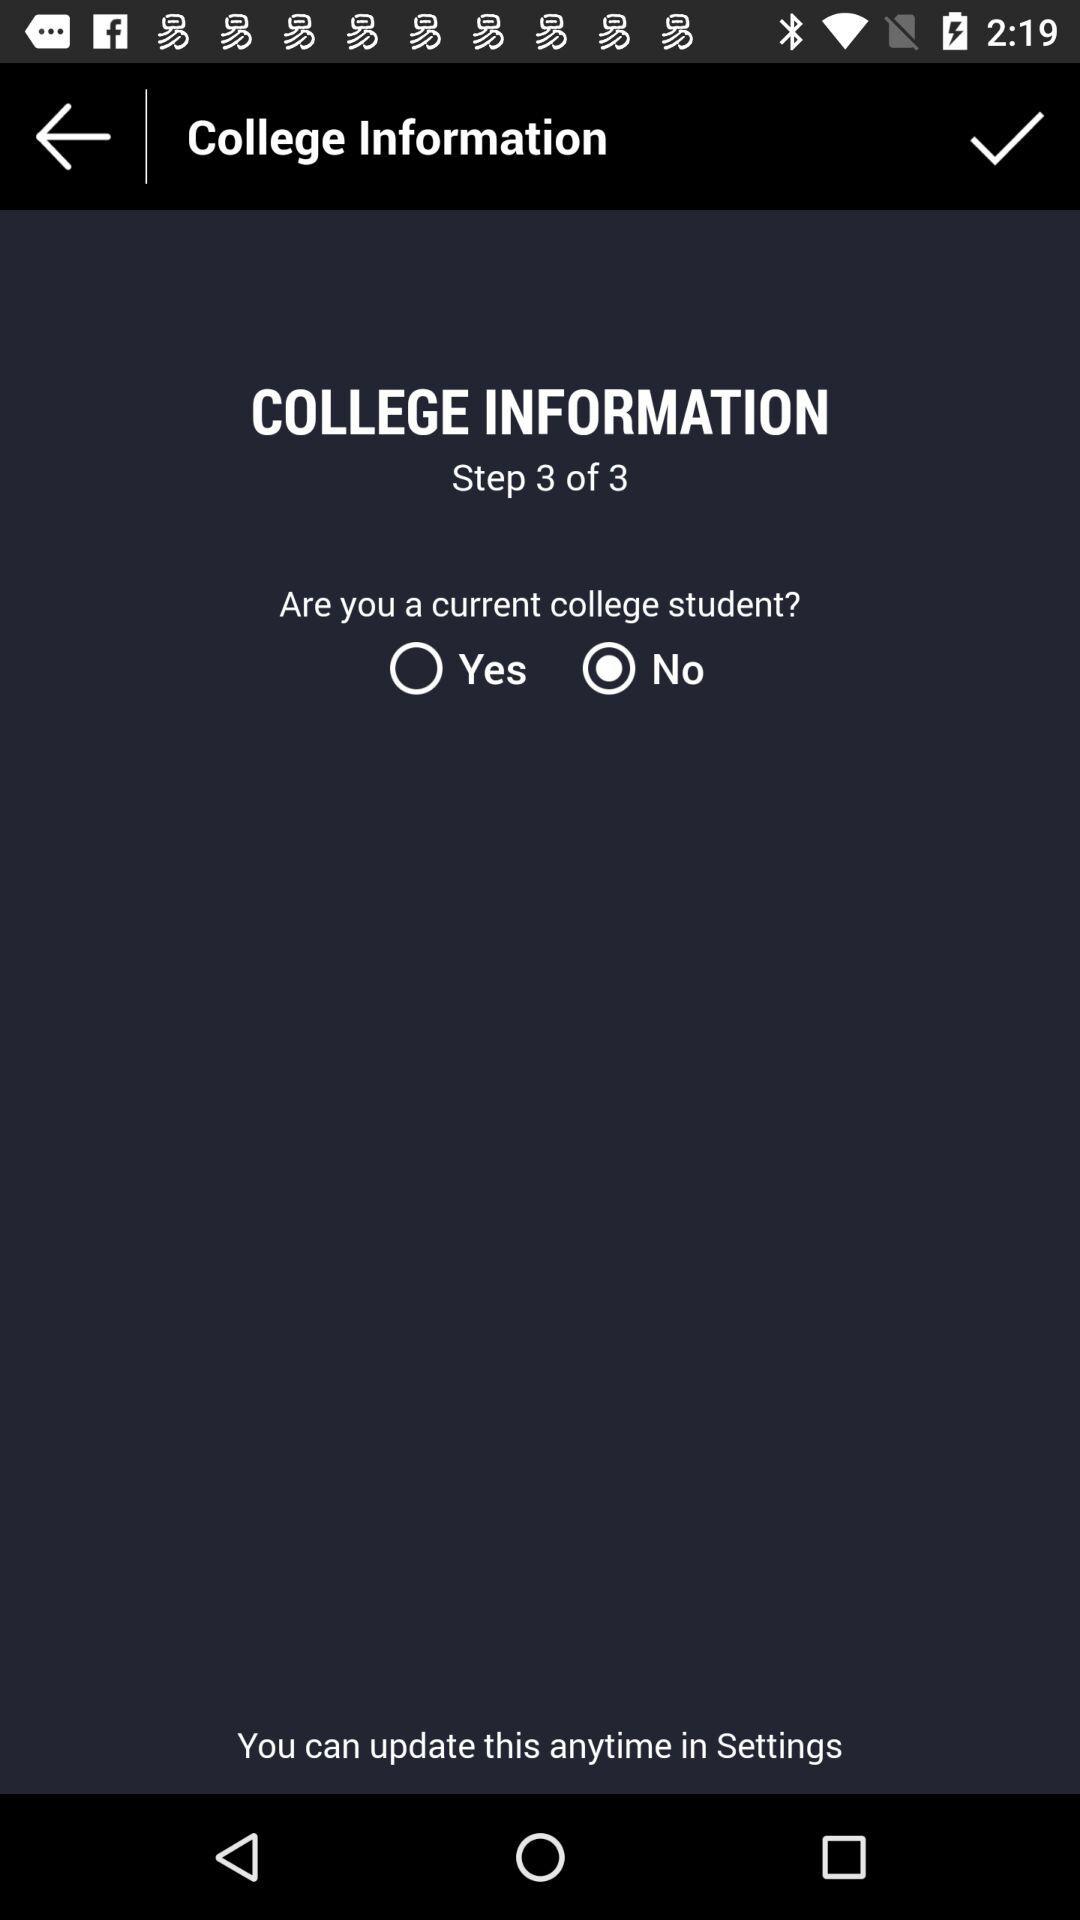 The height and width of the screenshot is (1920, 1080). Describe the element at coordinates (636, 668) in the screenshot. I see `the item next to the yes` at that location.